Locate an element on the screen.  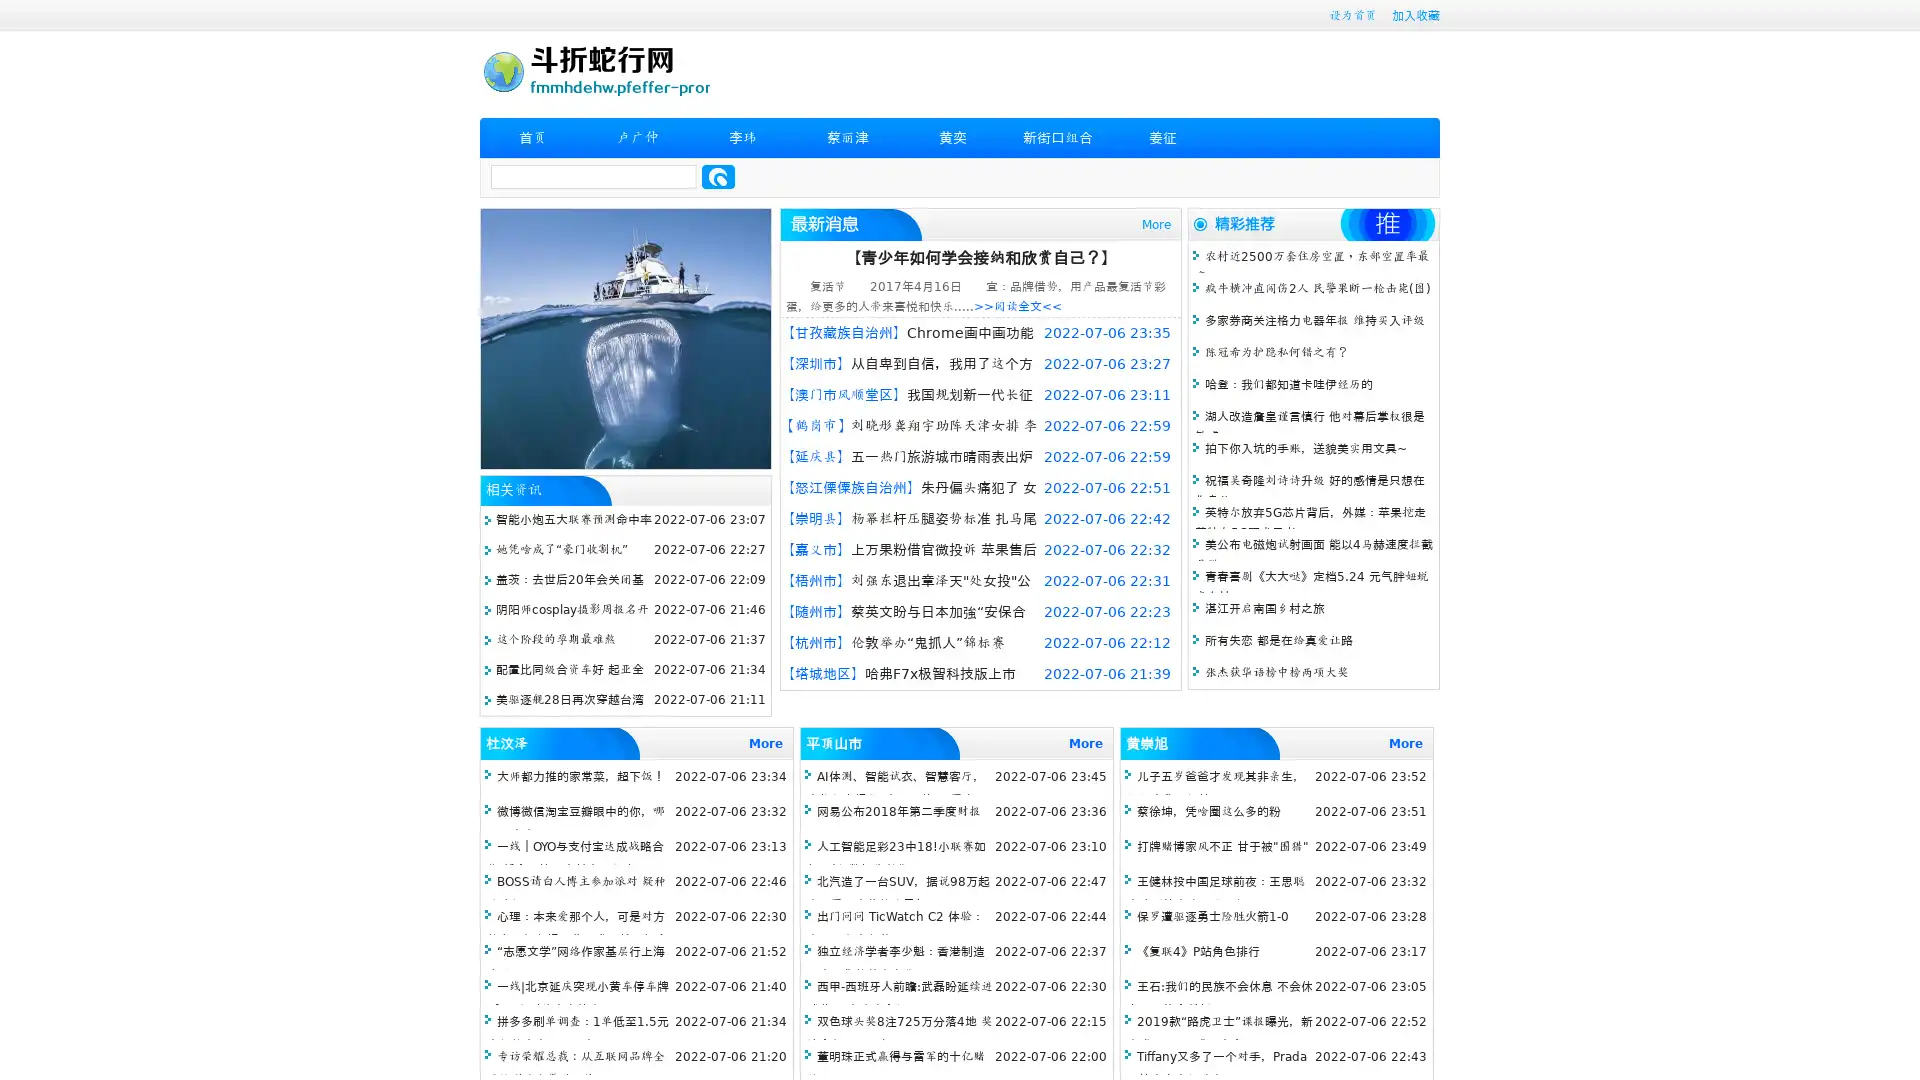
Search is located at coordinates (718, 176).